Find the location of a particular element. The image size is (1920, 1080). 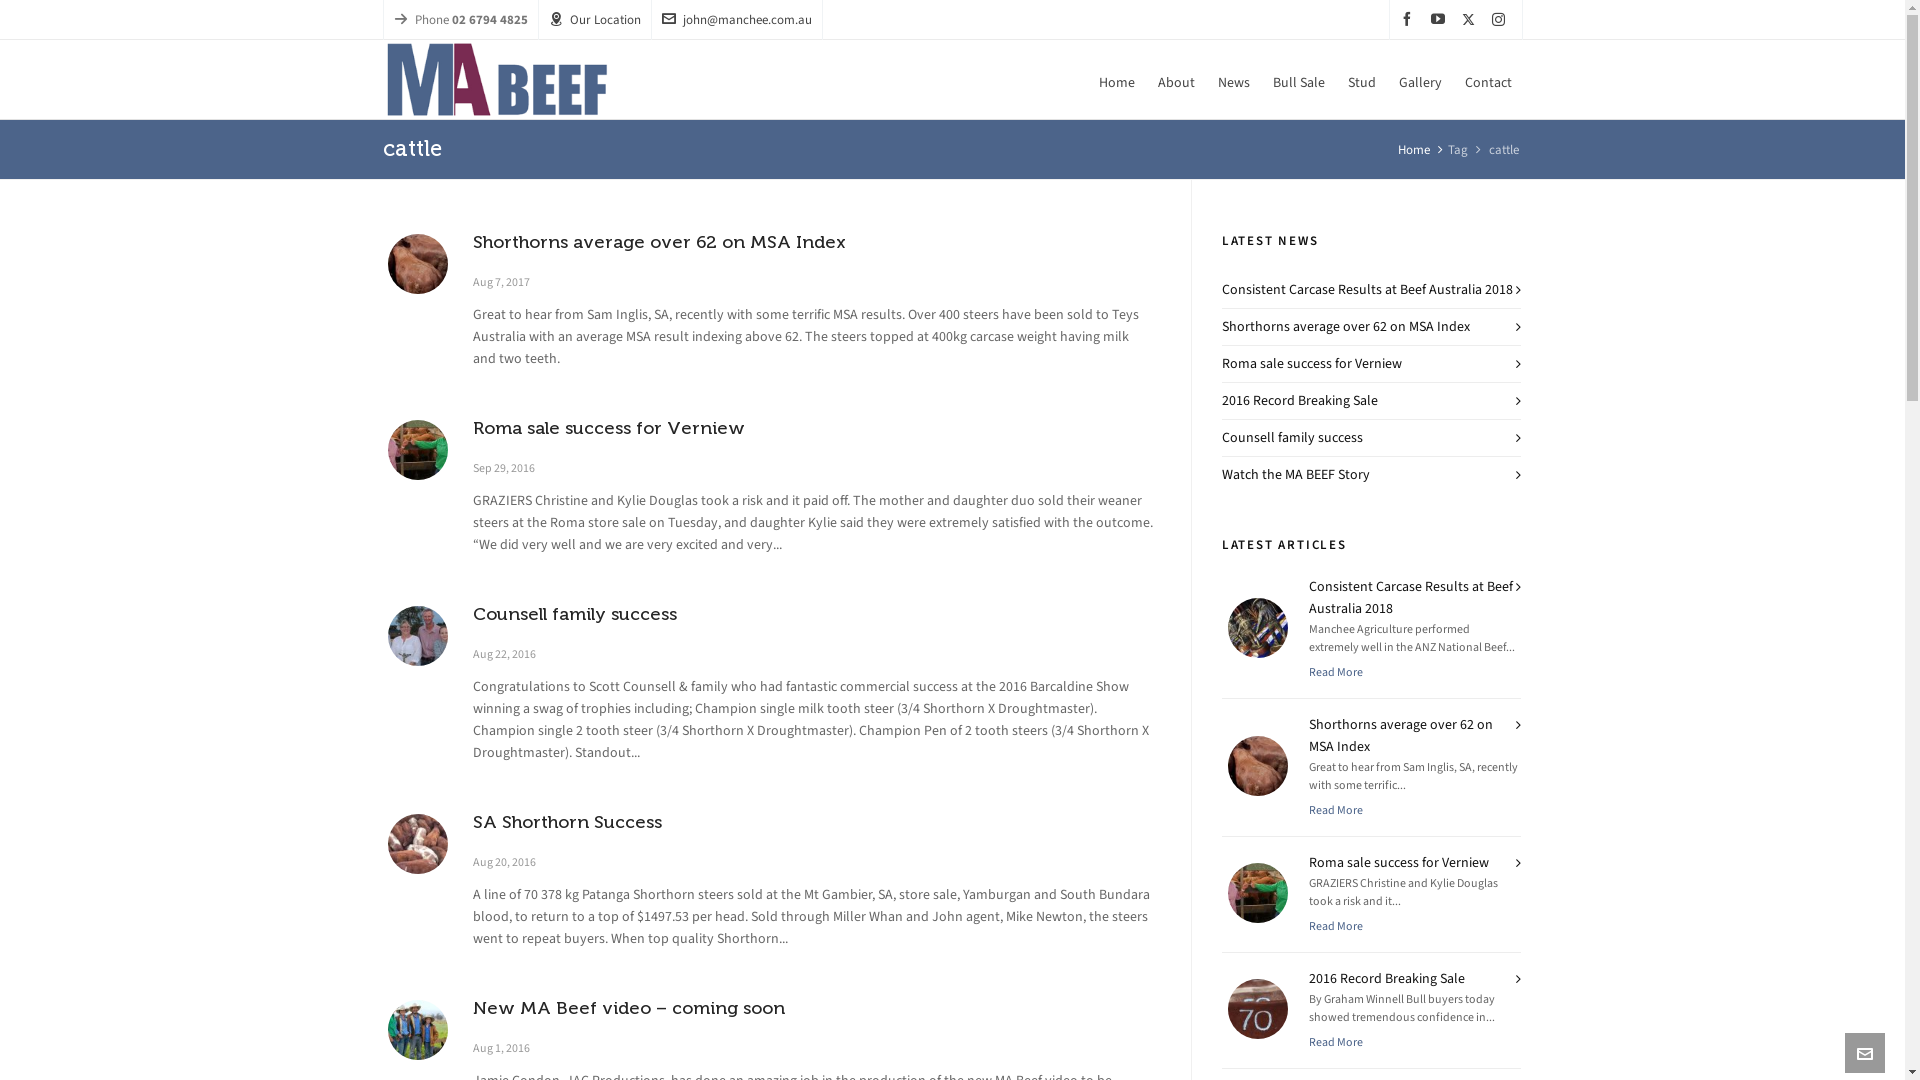

'john@manchee.com.au' is located at coordinates (736, 19).